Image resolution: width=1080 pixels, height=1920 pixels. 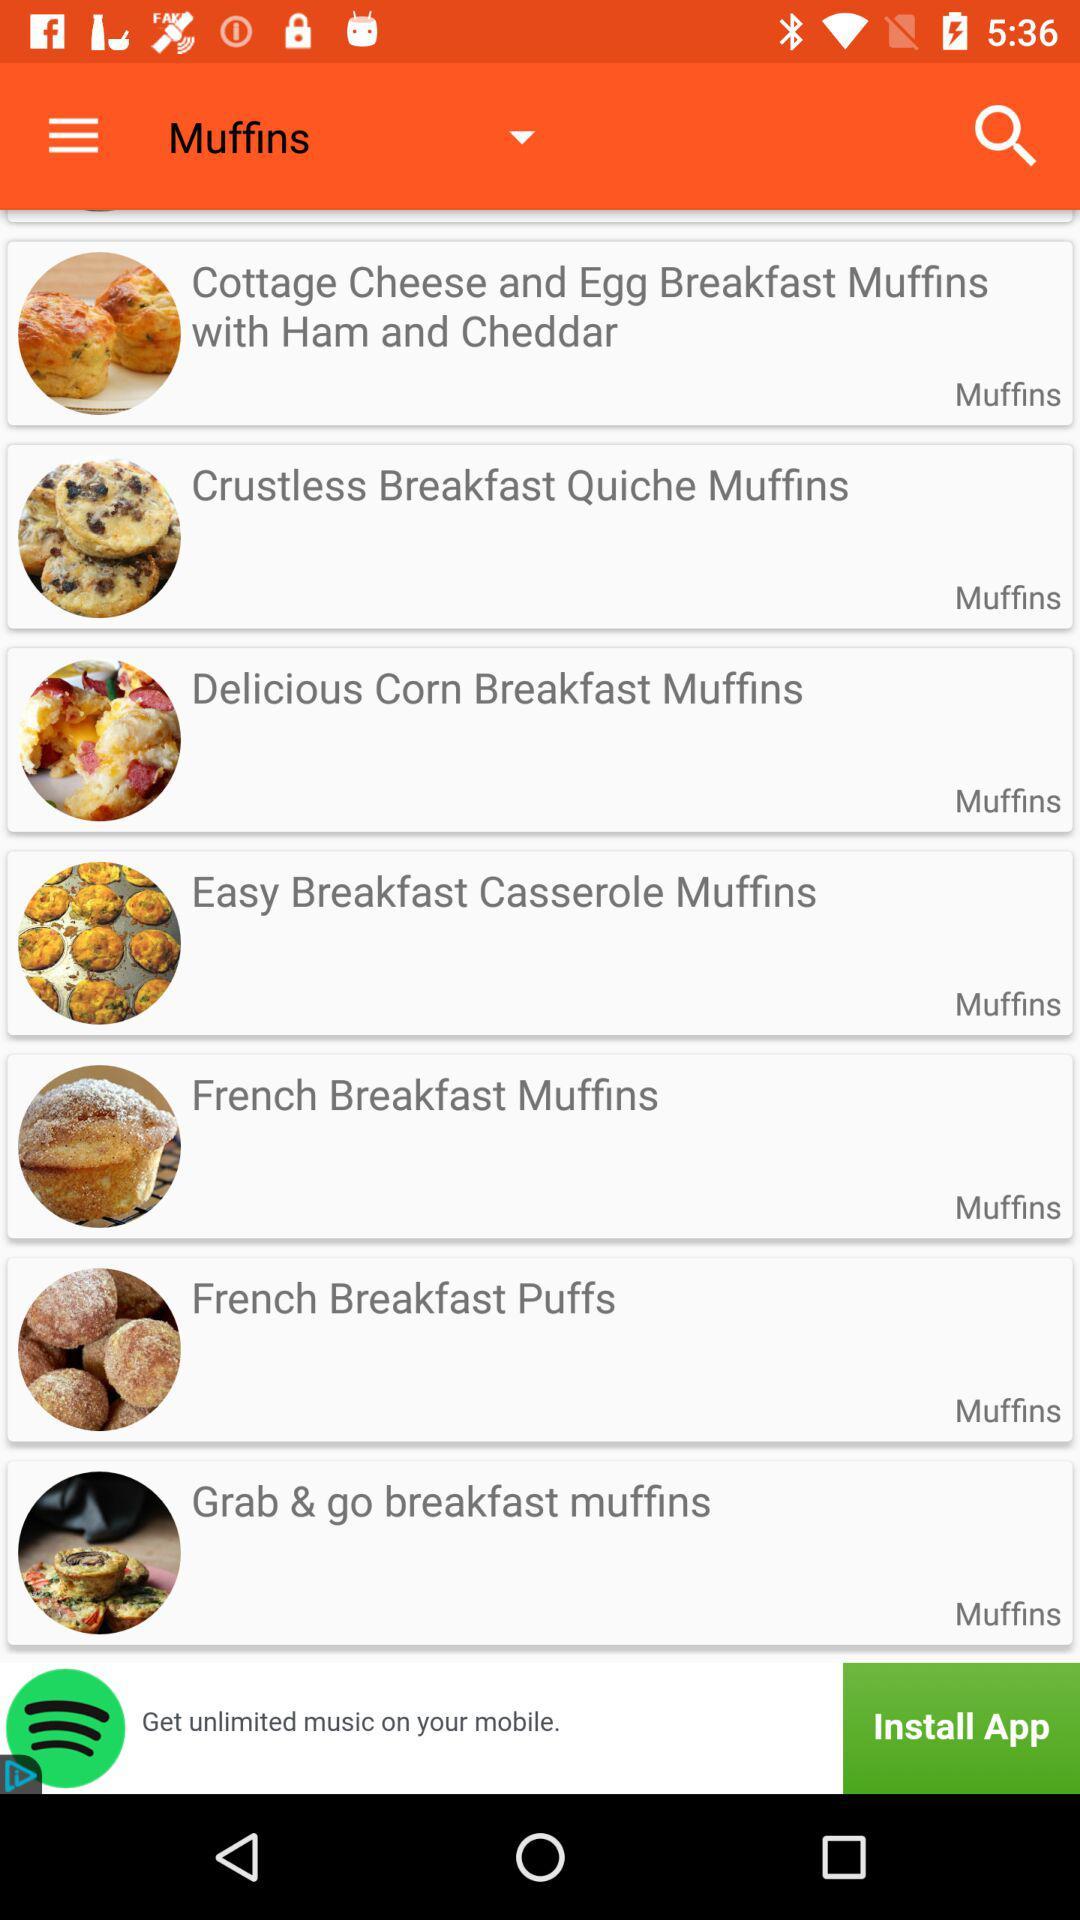 I want to click on install app, so click(x=540, y=1727).